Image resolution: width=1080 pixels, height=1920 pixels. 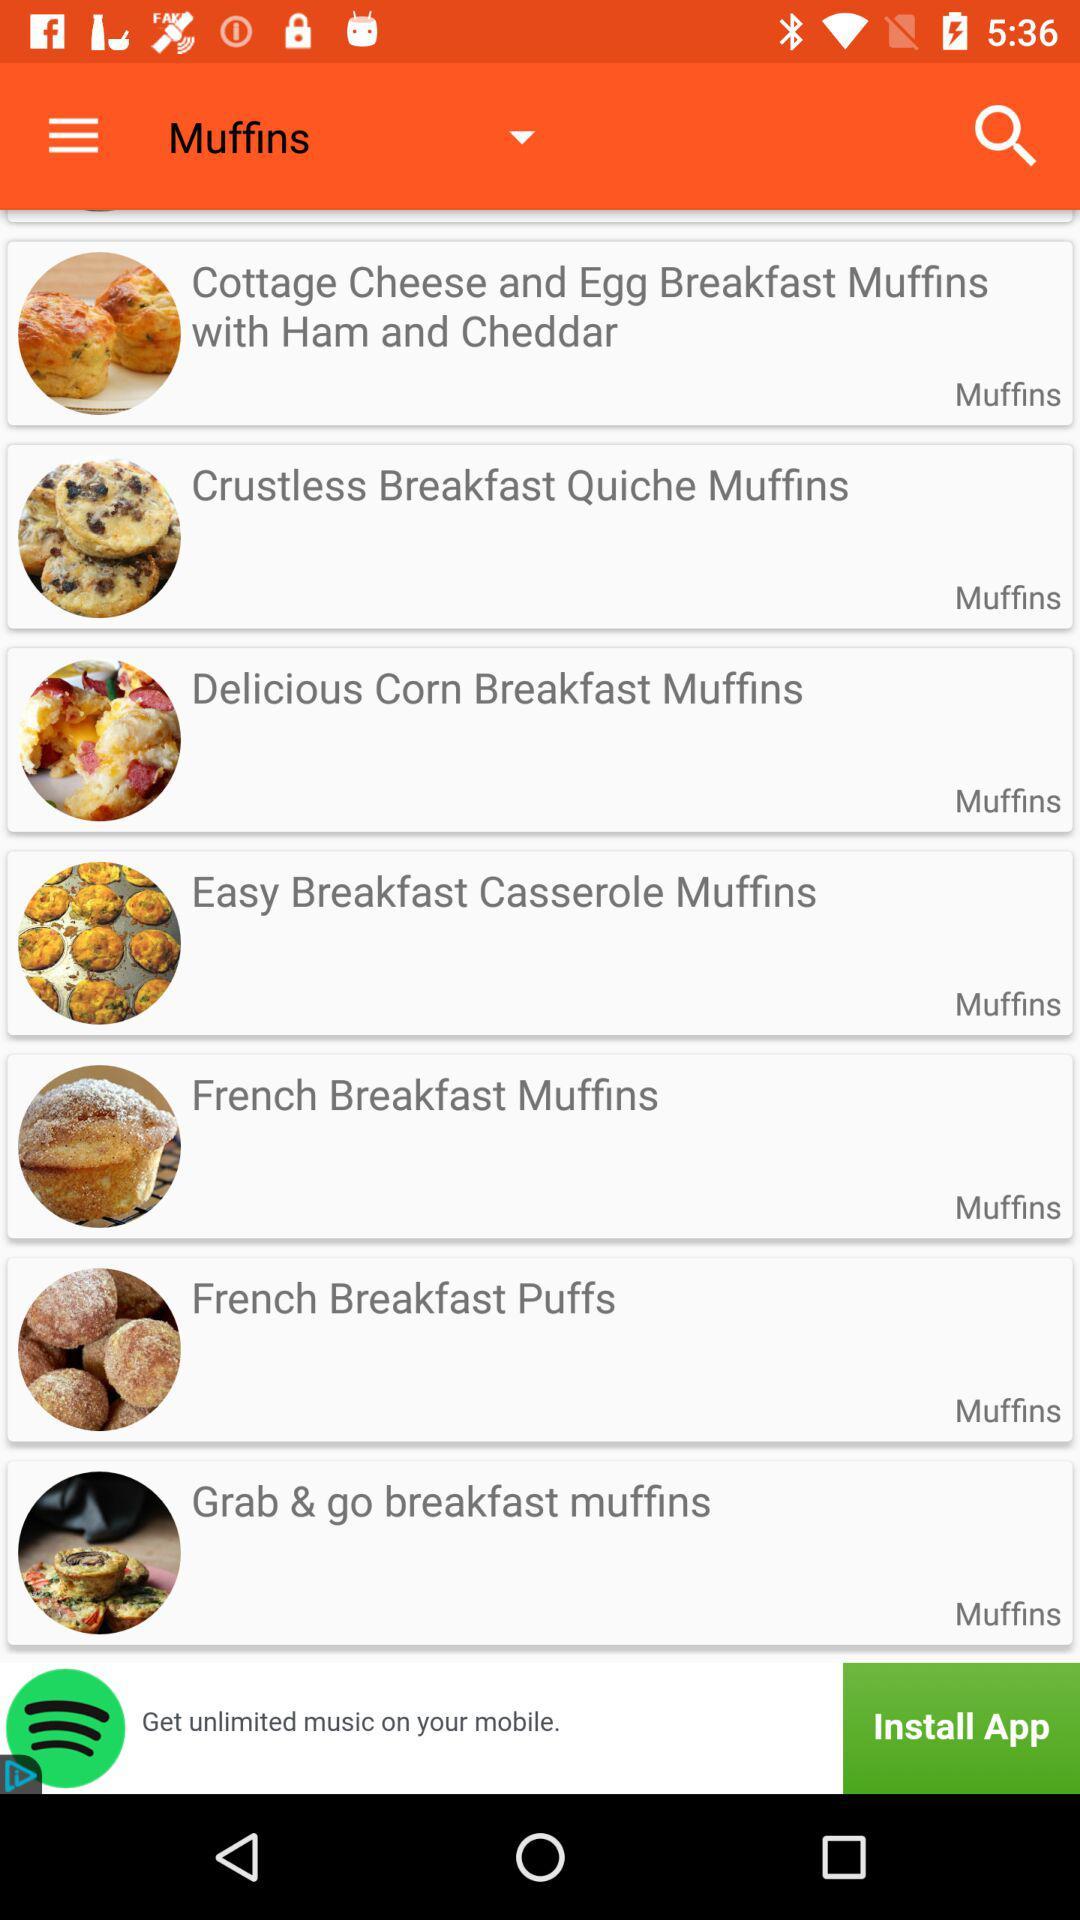 I want to click on install app, so click(x=540, y=1727).